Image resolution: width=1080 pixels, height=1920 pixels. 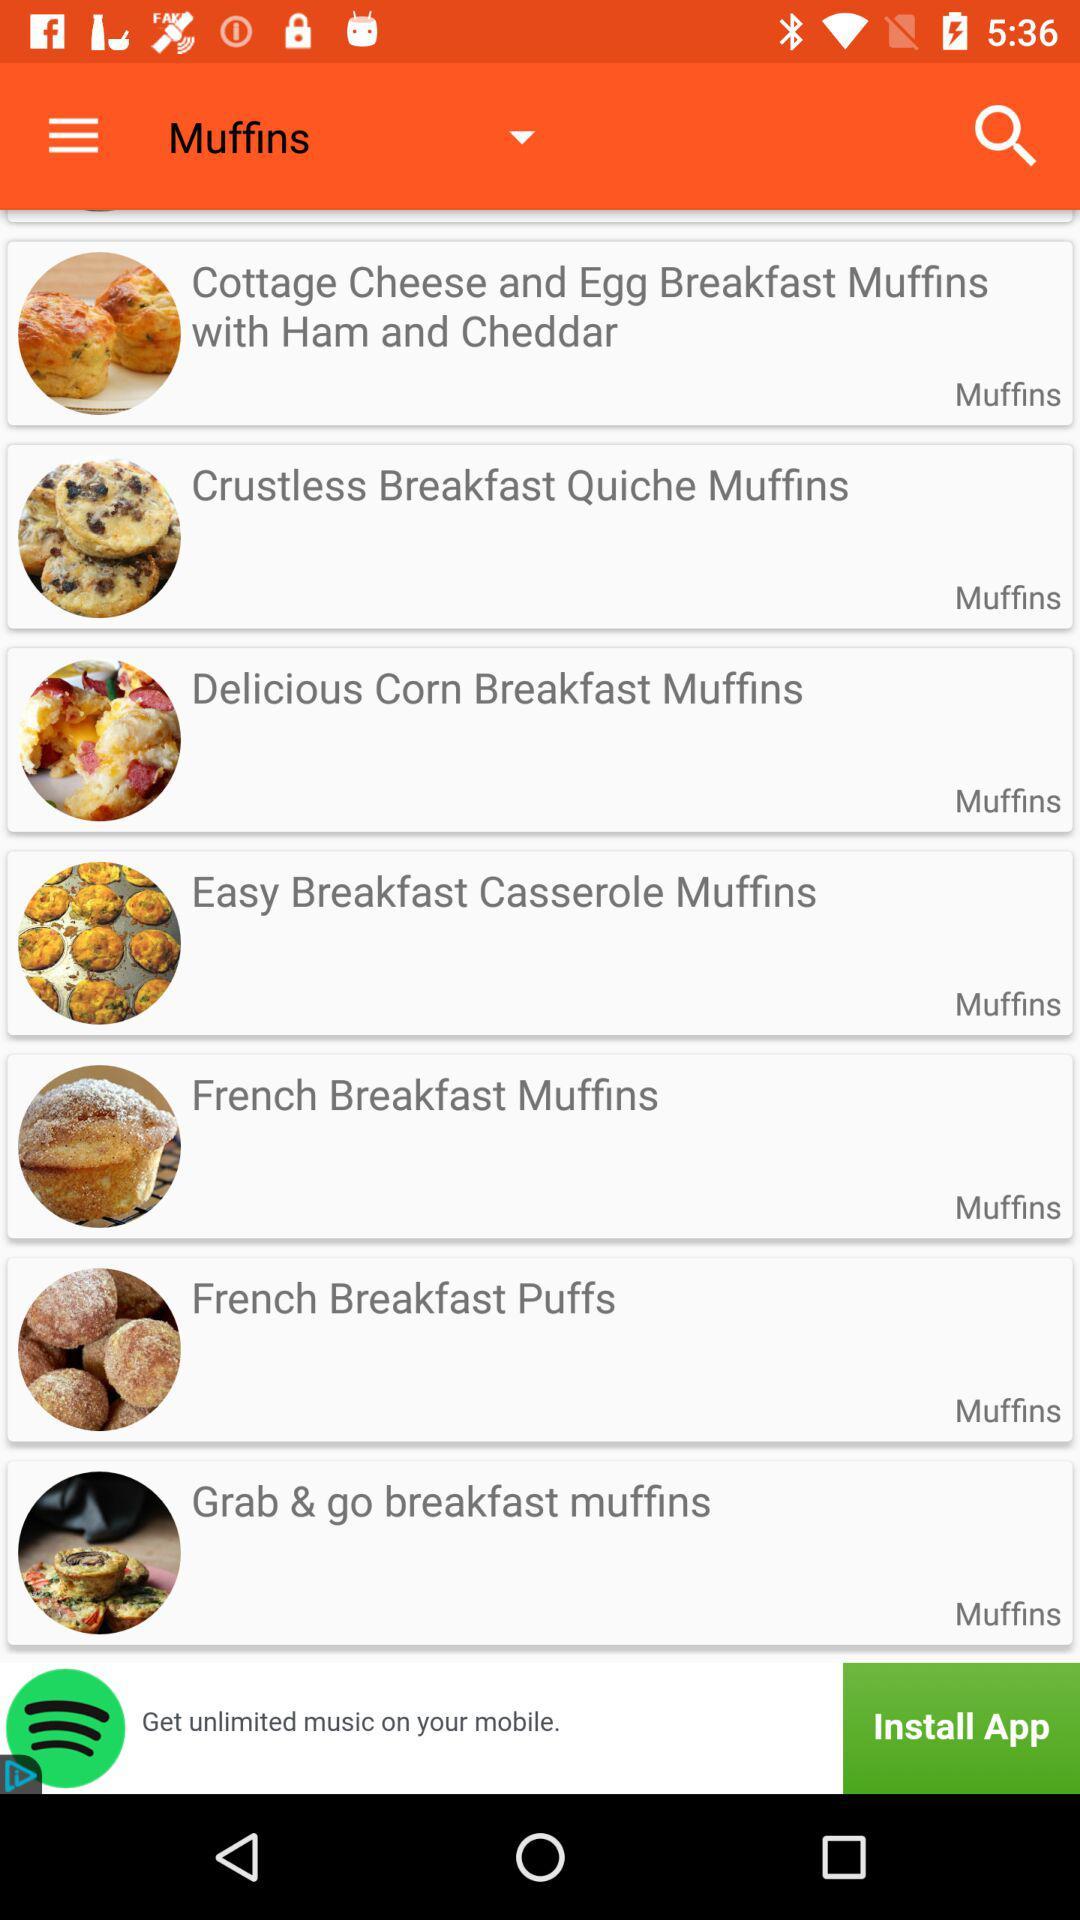 I want to click on install app, so click(x=540, y=1727).